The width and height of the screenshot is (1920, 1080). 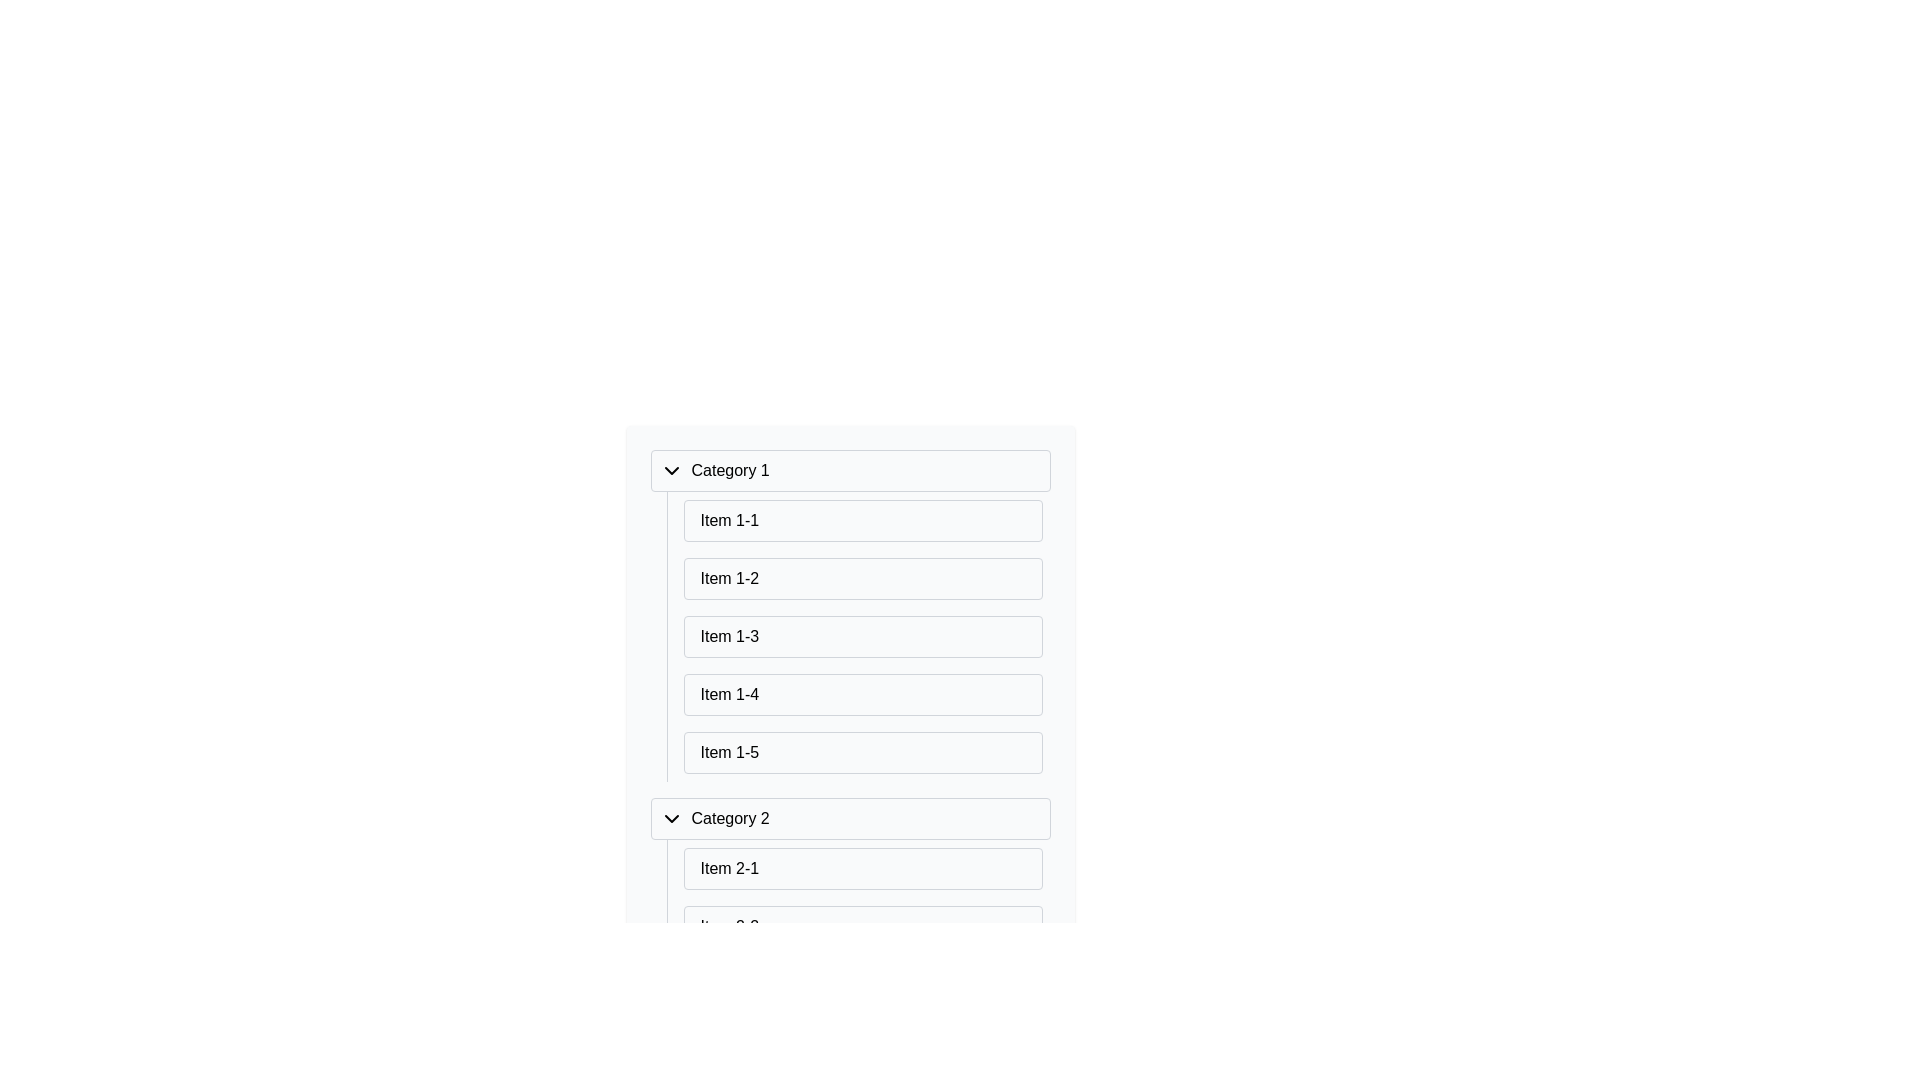 What do you see at coordinates (850, 470) in the screenshot?
I see `the Collapsible section header labeled 'Category 1'` at bounding box center [850, 470].